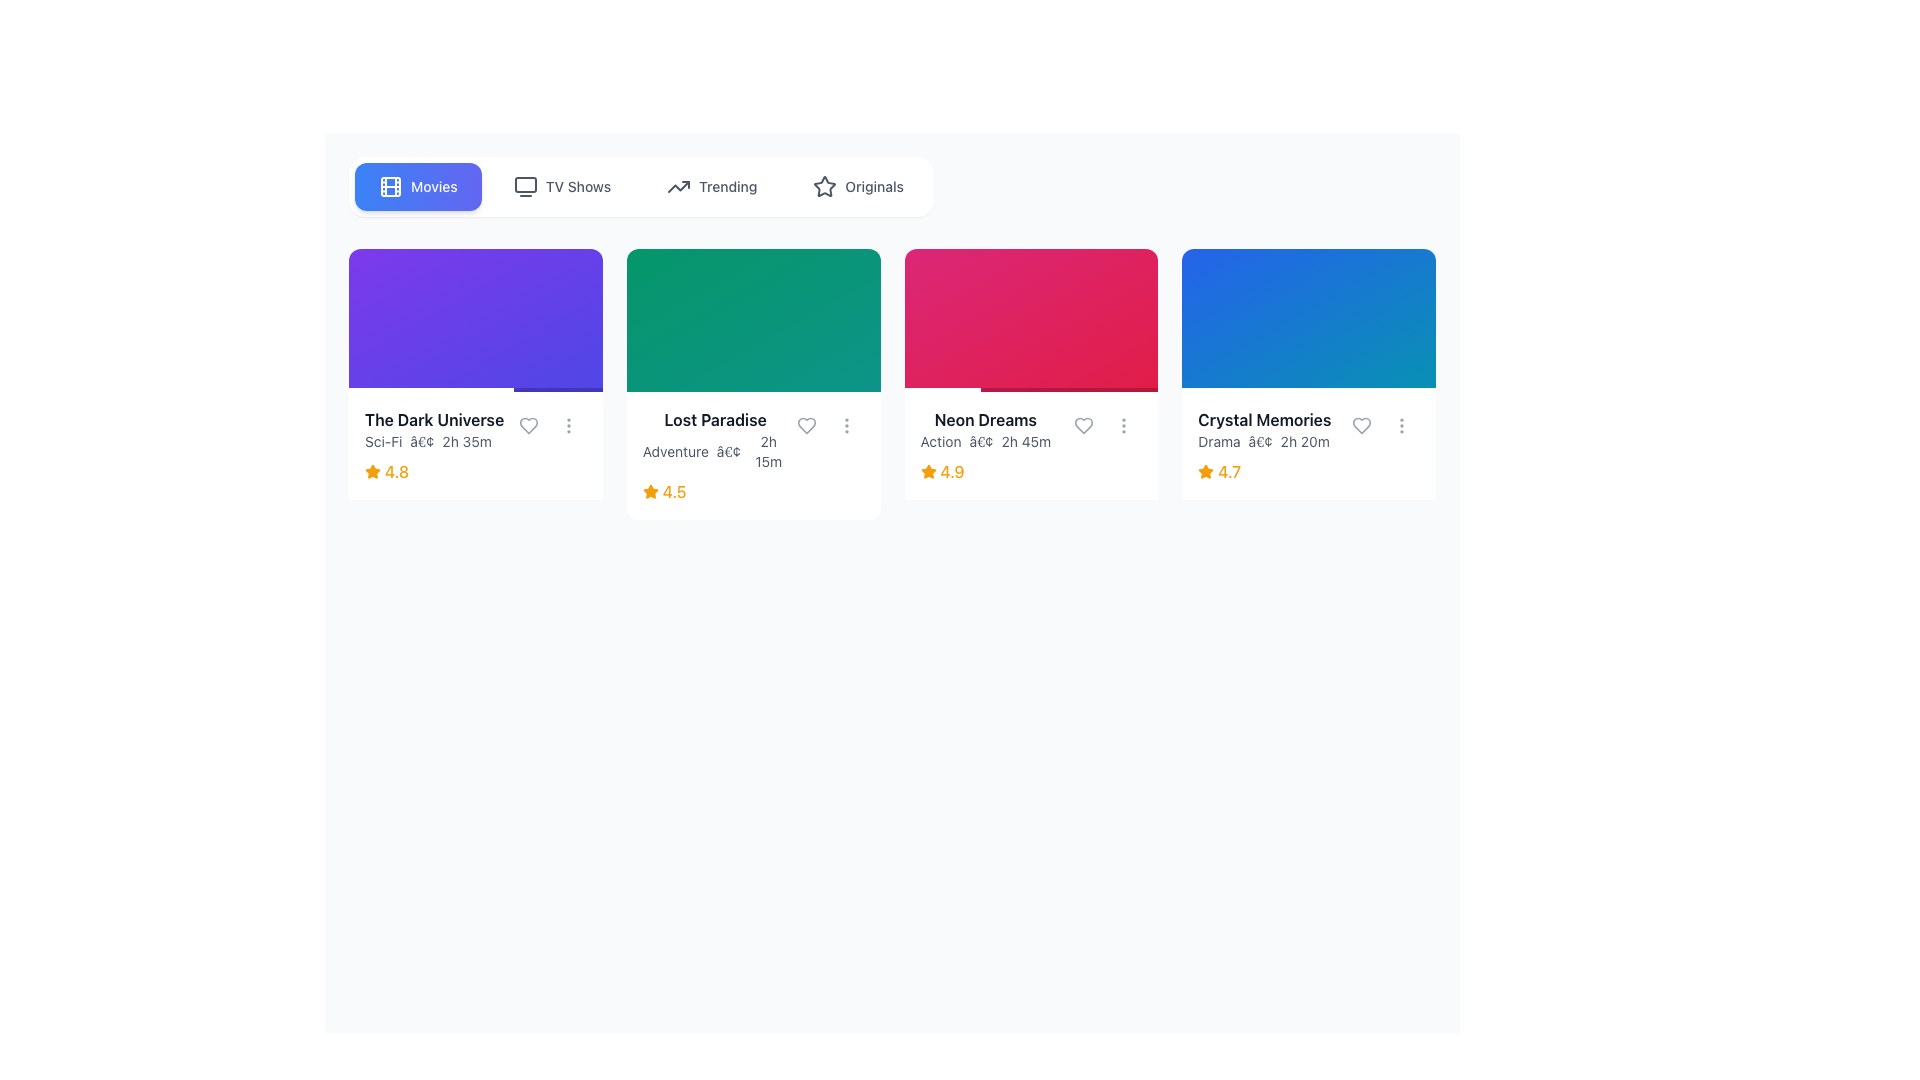  Describe the element at coordinates (752, 438) in the screenshot. I see `the text label displaying 'Adventure â€¢ 2h 15m' which is located beneath the title 'Lost Paradise' in the movie card` at that location.